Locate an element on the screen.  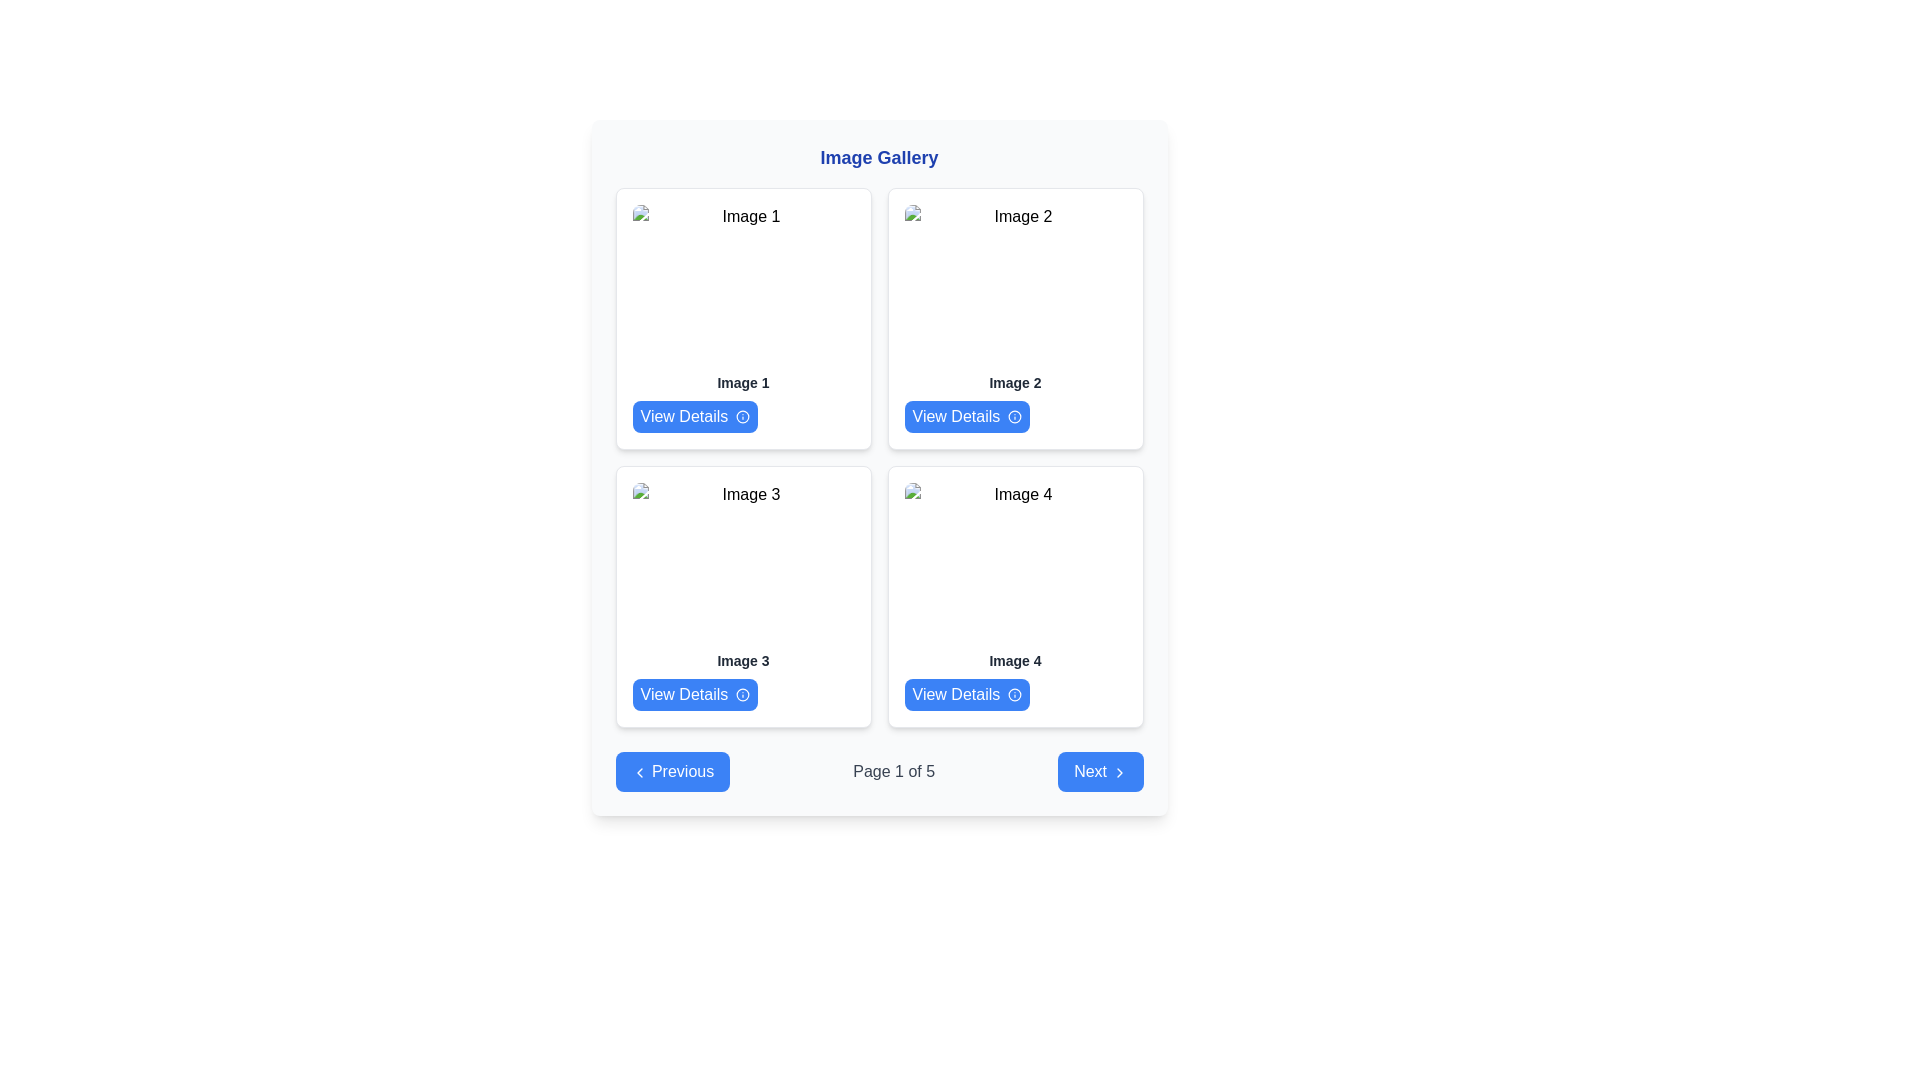
the image displayed in the second card of the first row in the image gallery is located at coordinates (1015, 285).